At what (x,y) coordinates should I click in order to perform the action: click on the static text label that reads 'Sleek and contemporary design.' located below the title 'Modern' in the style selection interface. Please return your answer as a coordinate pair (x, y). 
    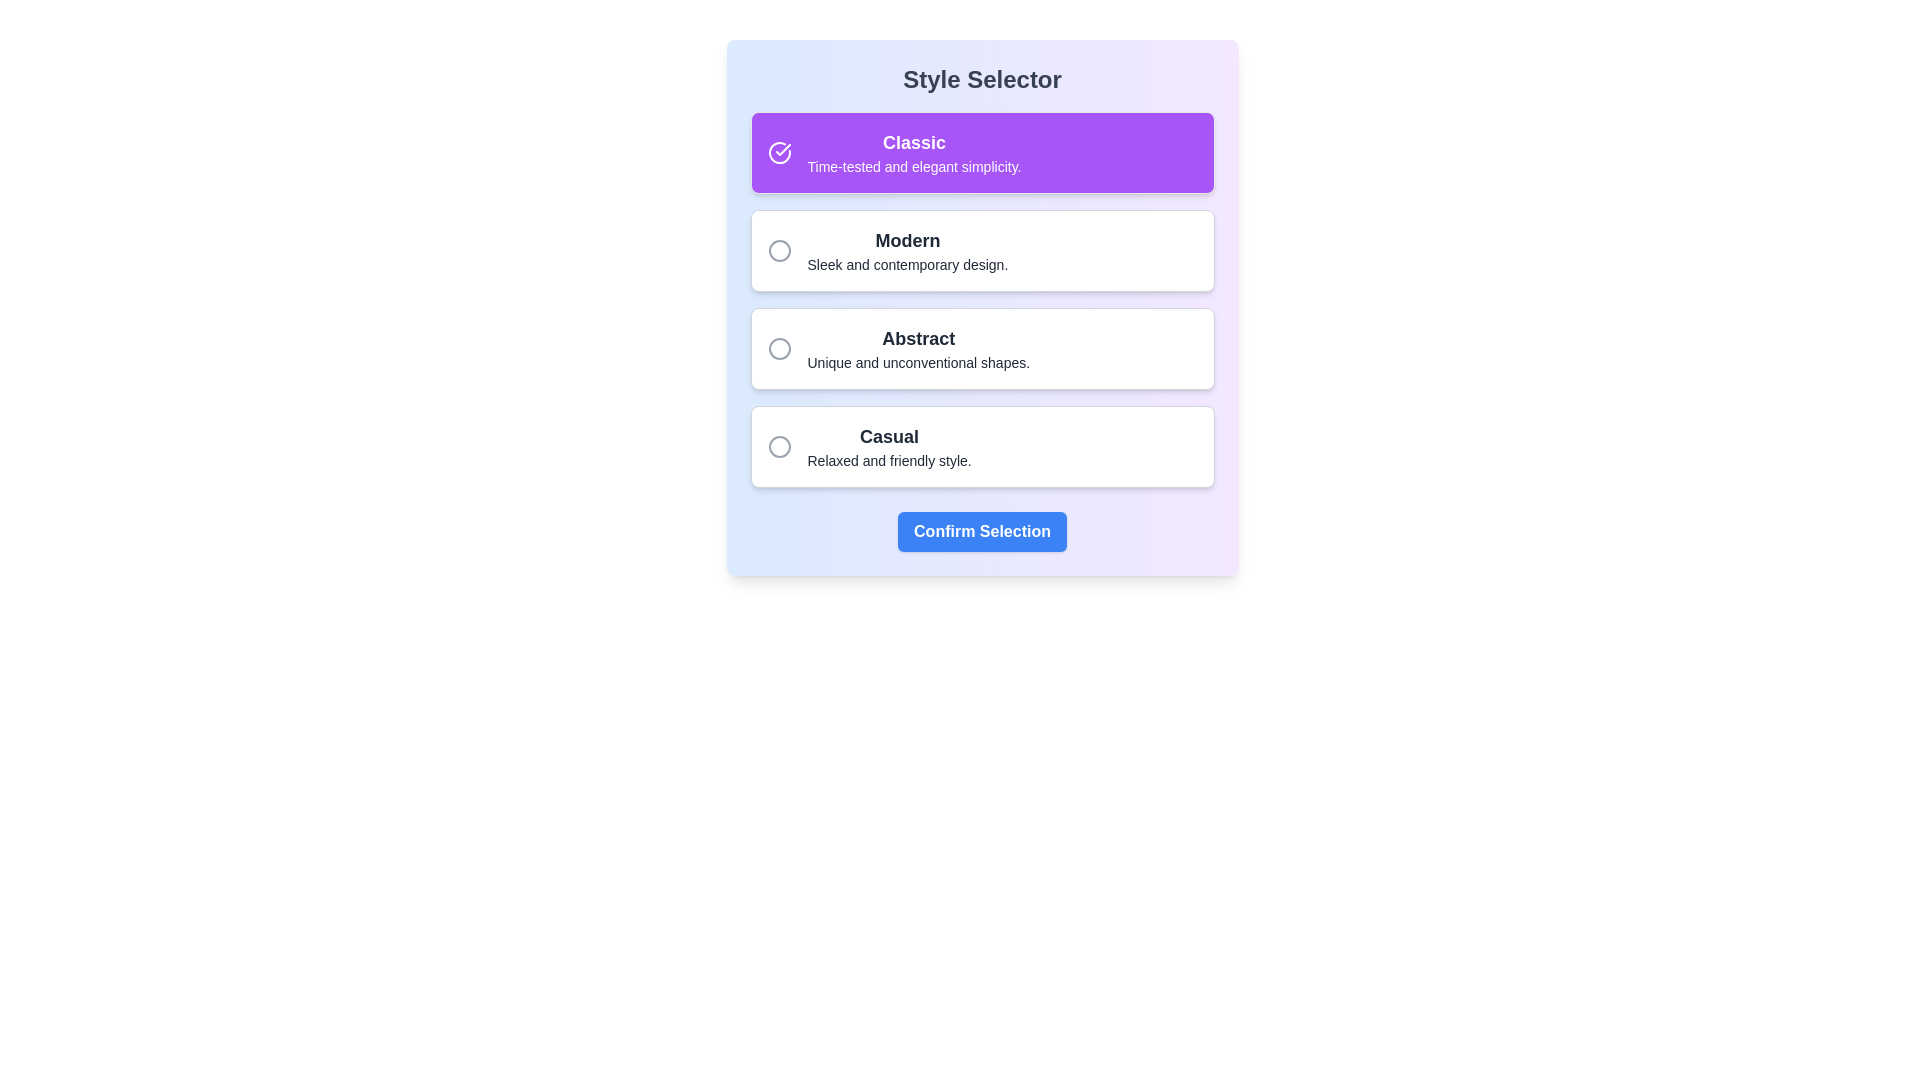
    Looking at the image, I should click on (906, 264).